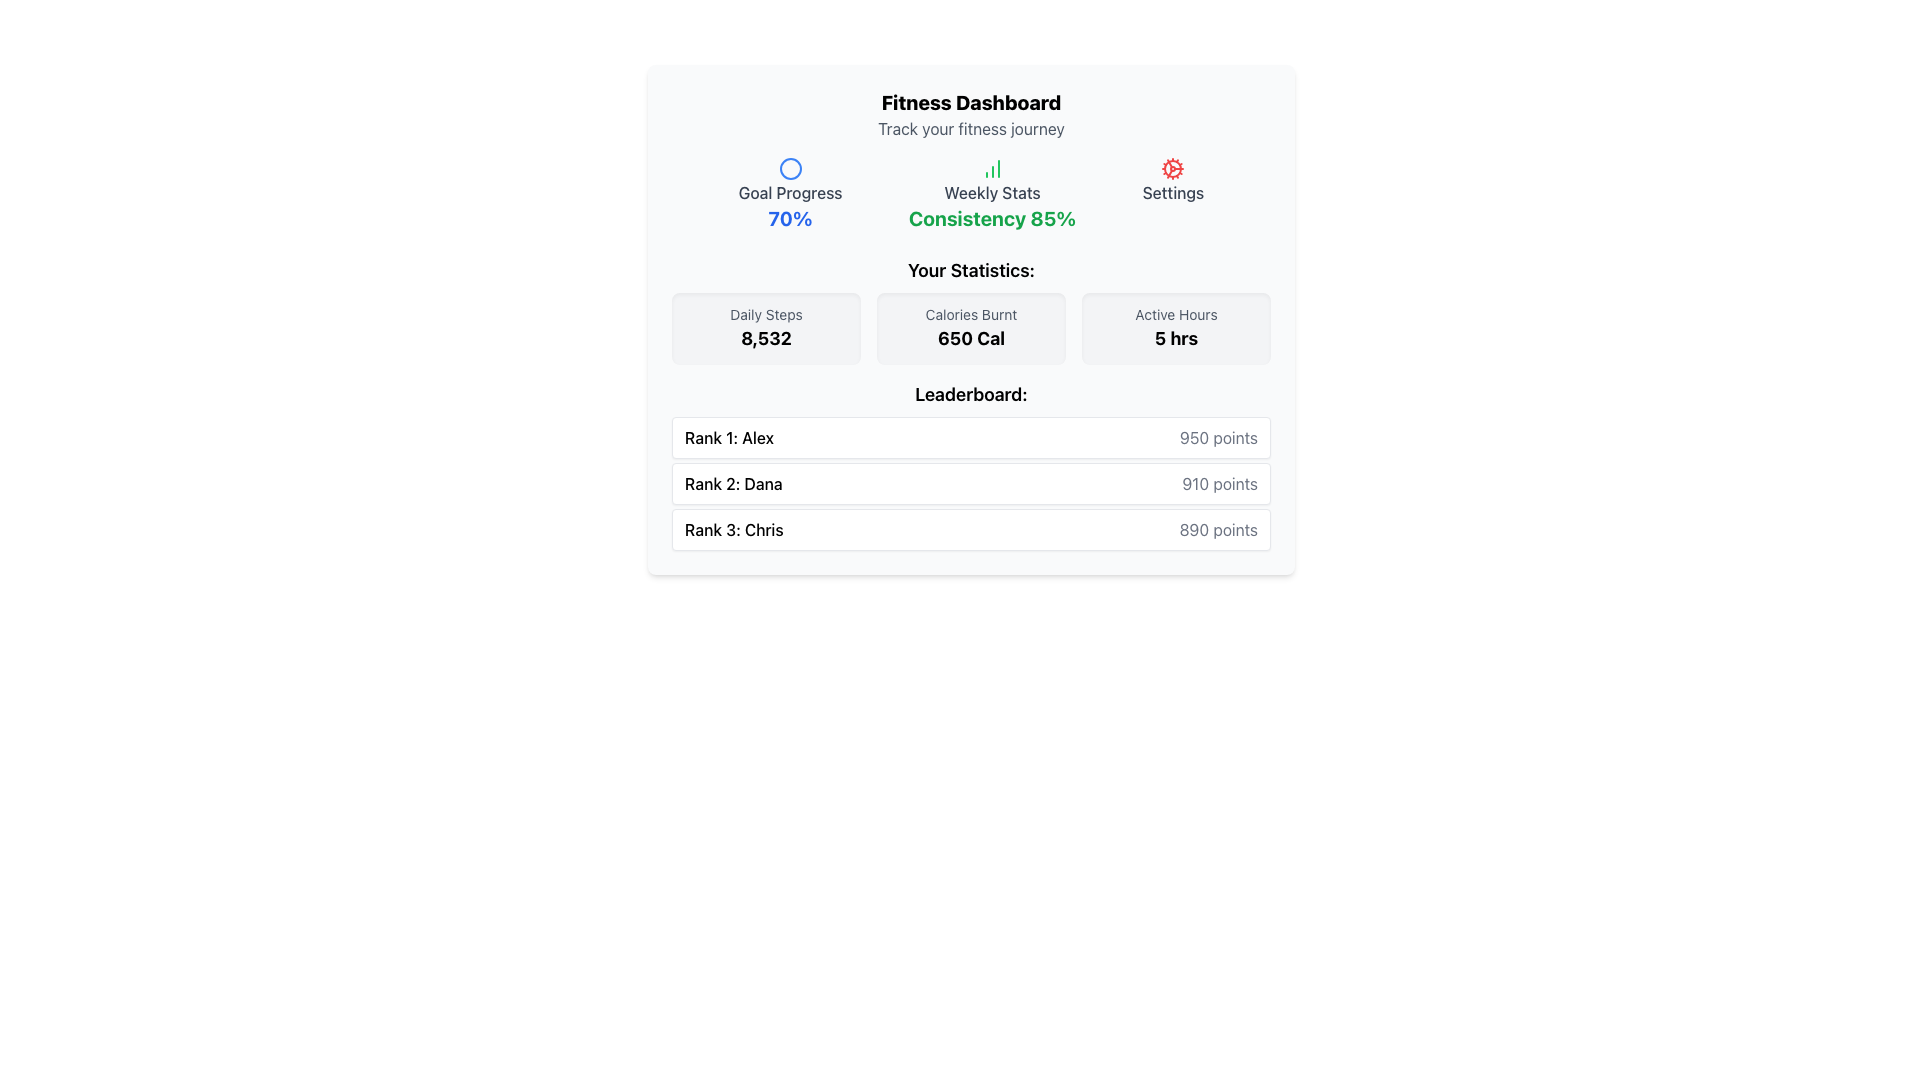 The height and width of the screenshot is (1080, 1920). I want to click on the text label that describes the number of daily steps in the 'Your Statistics' section of the Fitness Dashboard interface, so click(765, 315).